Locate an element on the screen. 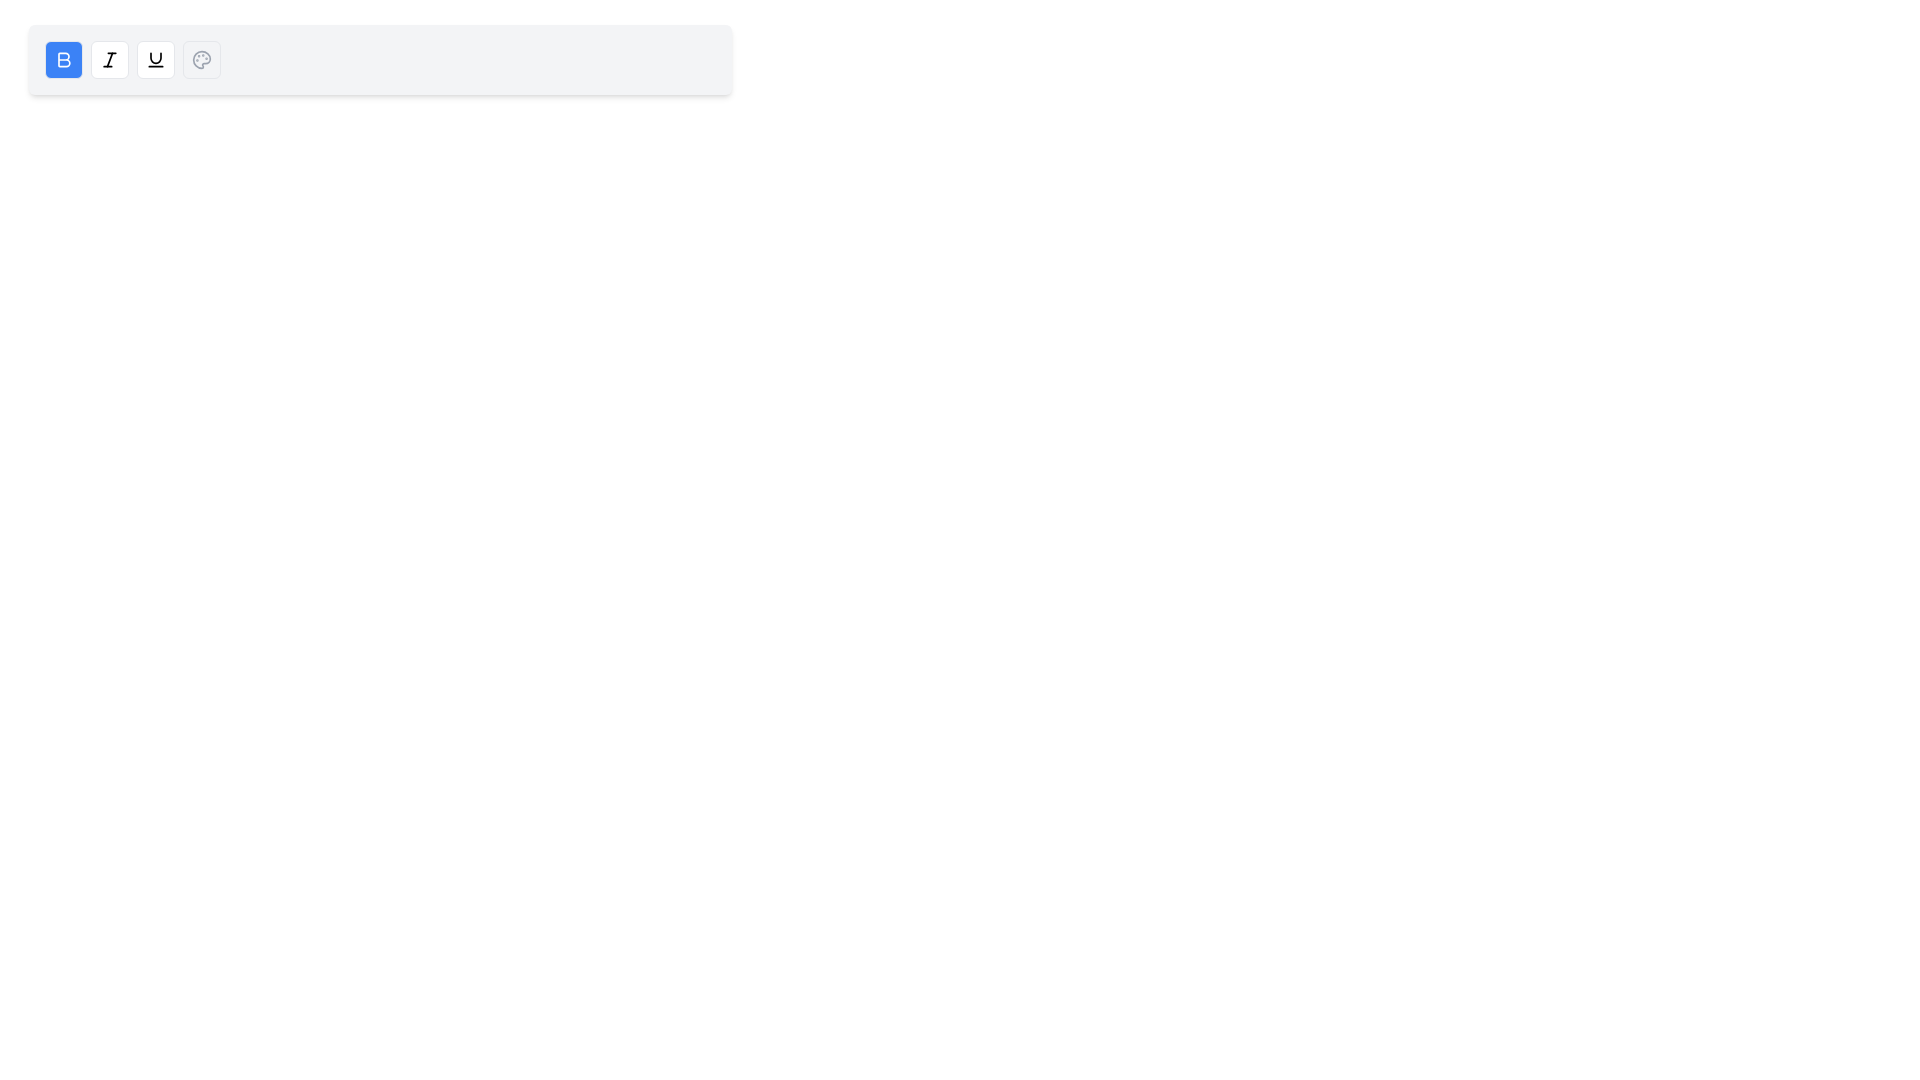 The height and width of the screenshot is (1080, 1920). the italic formatting button, which is a rectangular button with a centered black italic 'I' glyph, located at the top left of the interface is located at coordinates (109, 59).